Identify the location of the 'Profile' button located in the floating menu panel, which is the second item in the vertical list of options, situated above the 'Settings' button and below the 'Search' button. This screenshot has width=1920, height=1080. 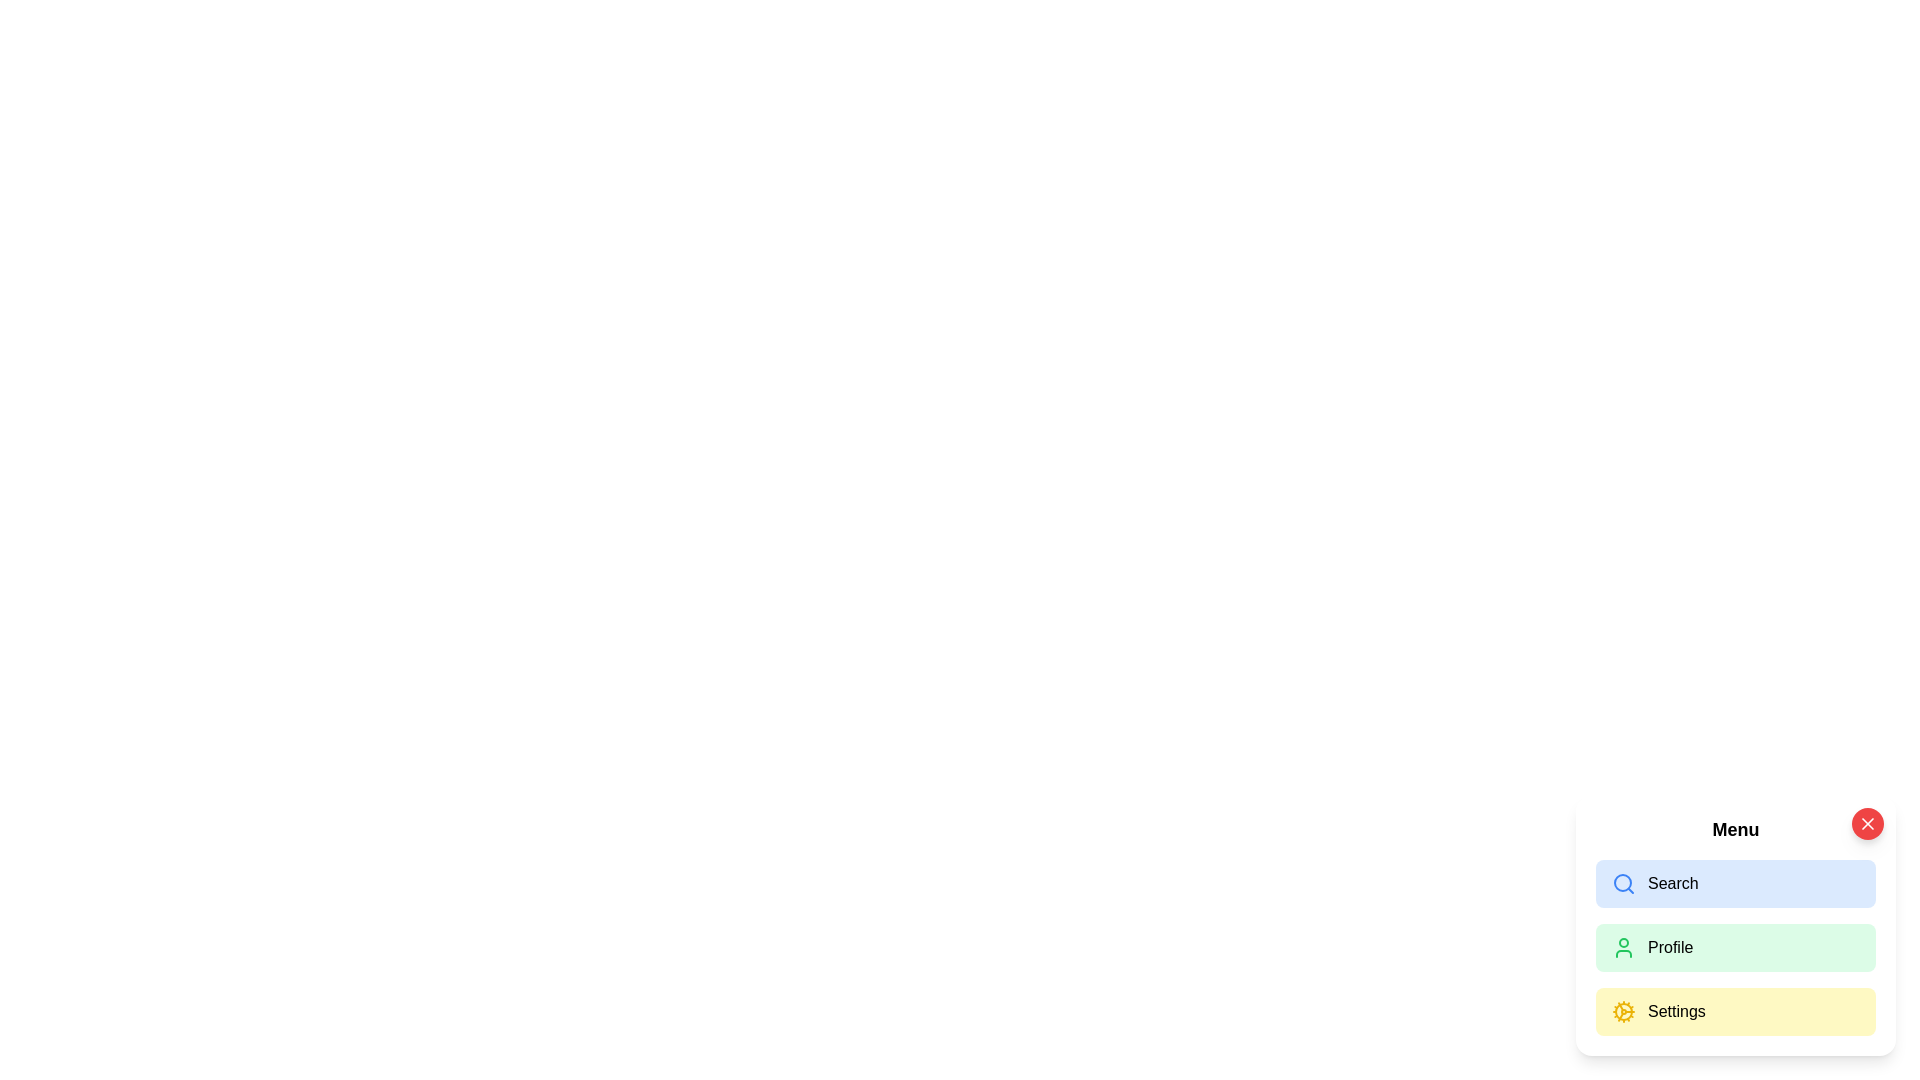
(1735, 925).